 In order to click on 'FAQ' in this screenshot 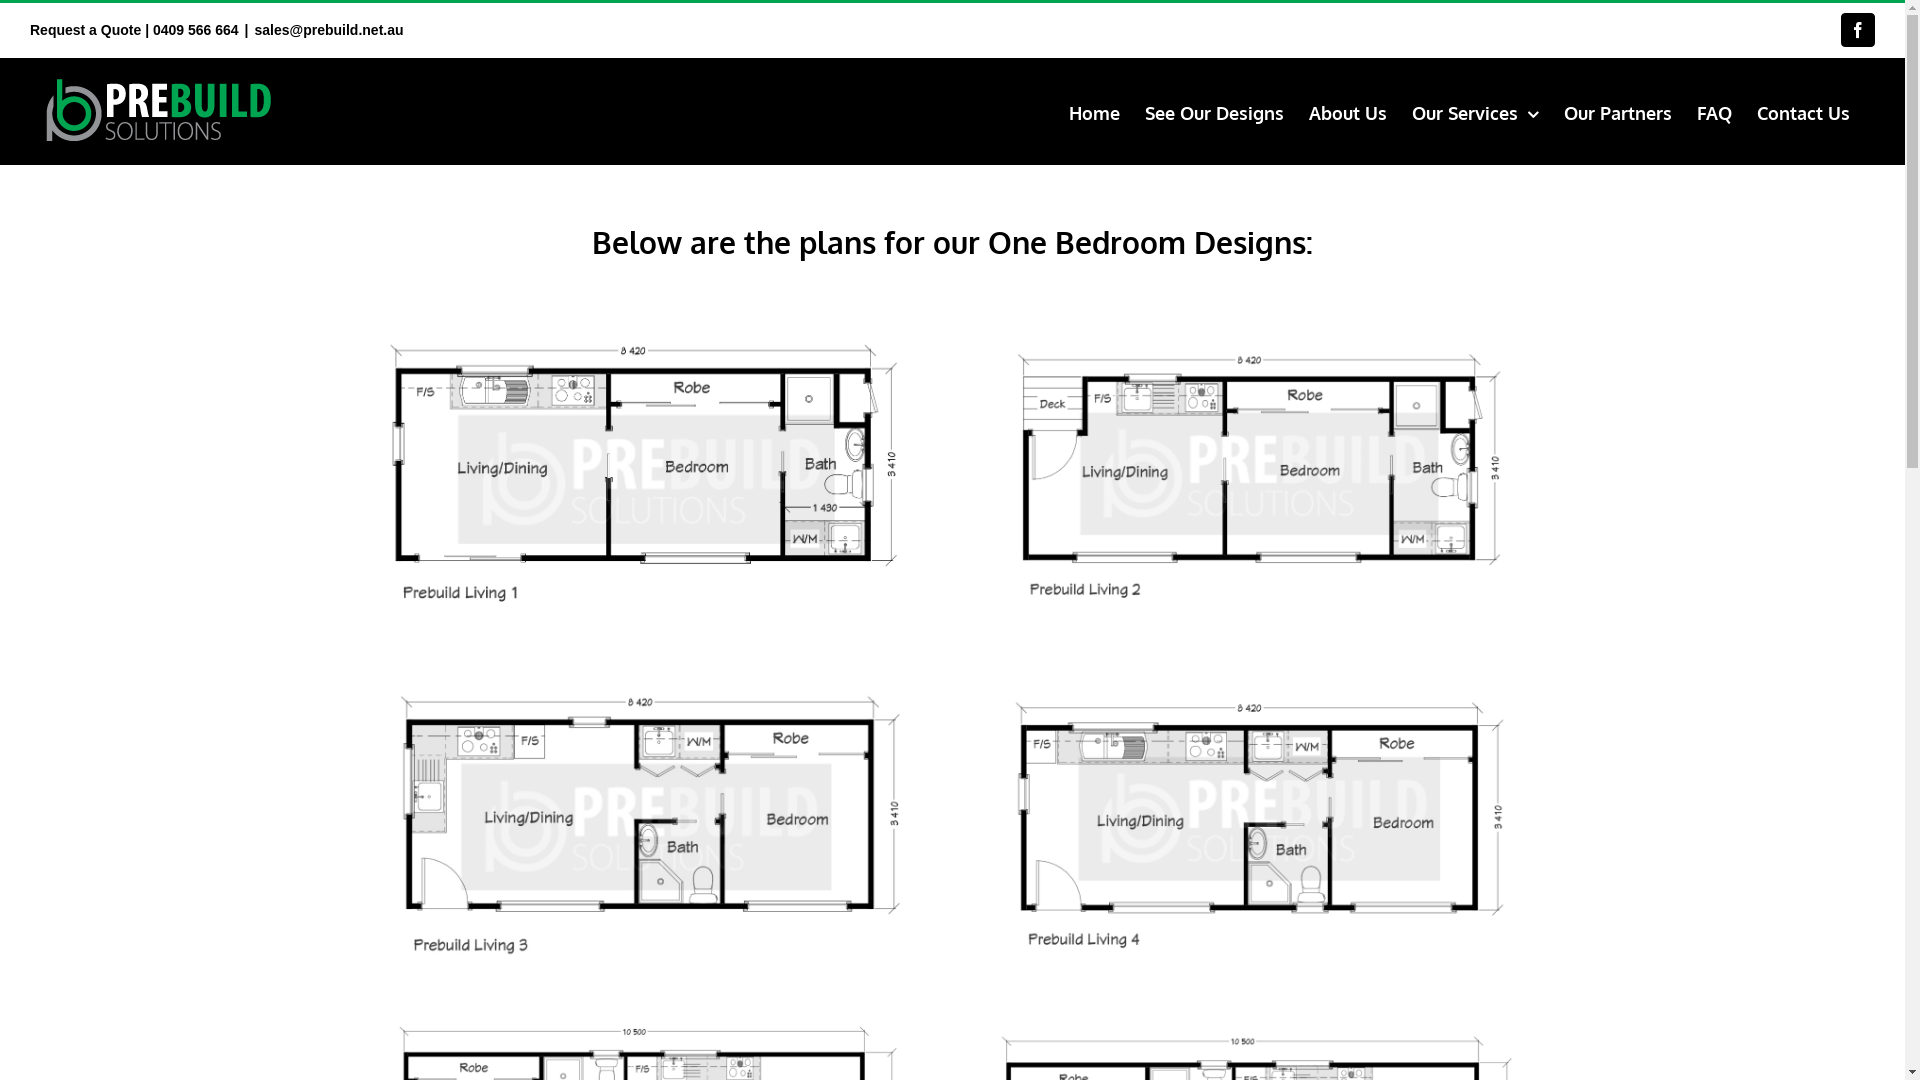, I will do `click(1713, 111)`.